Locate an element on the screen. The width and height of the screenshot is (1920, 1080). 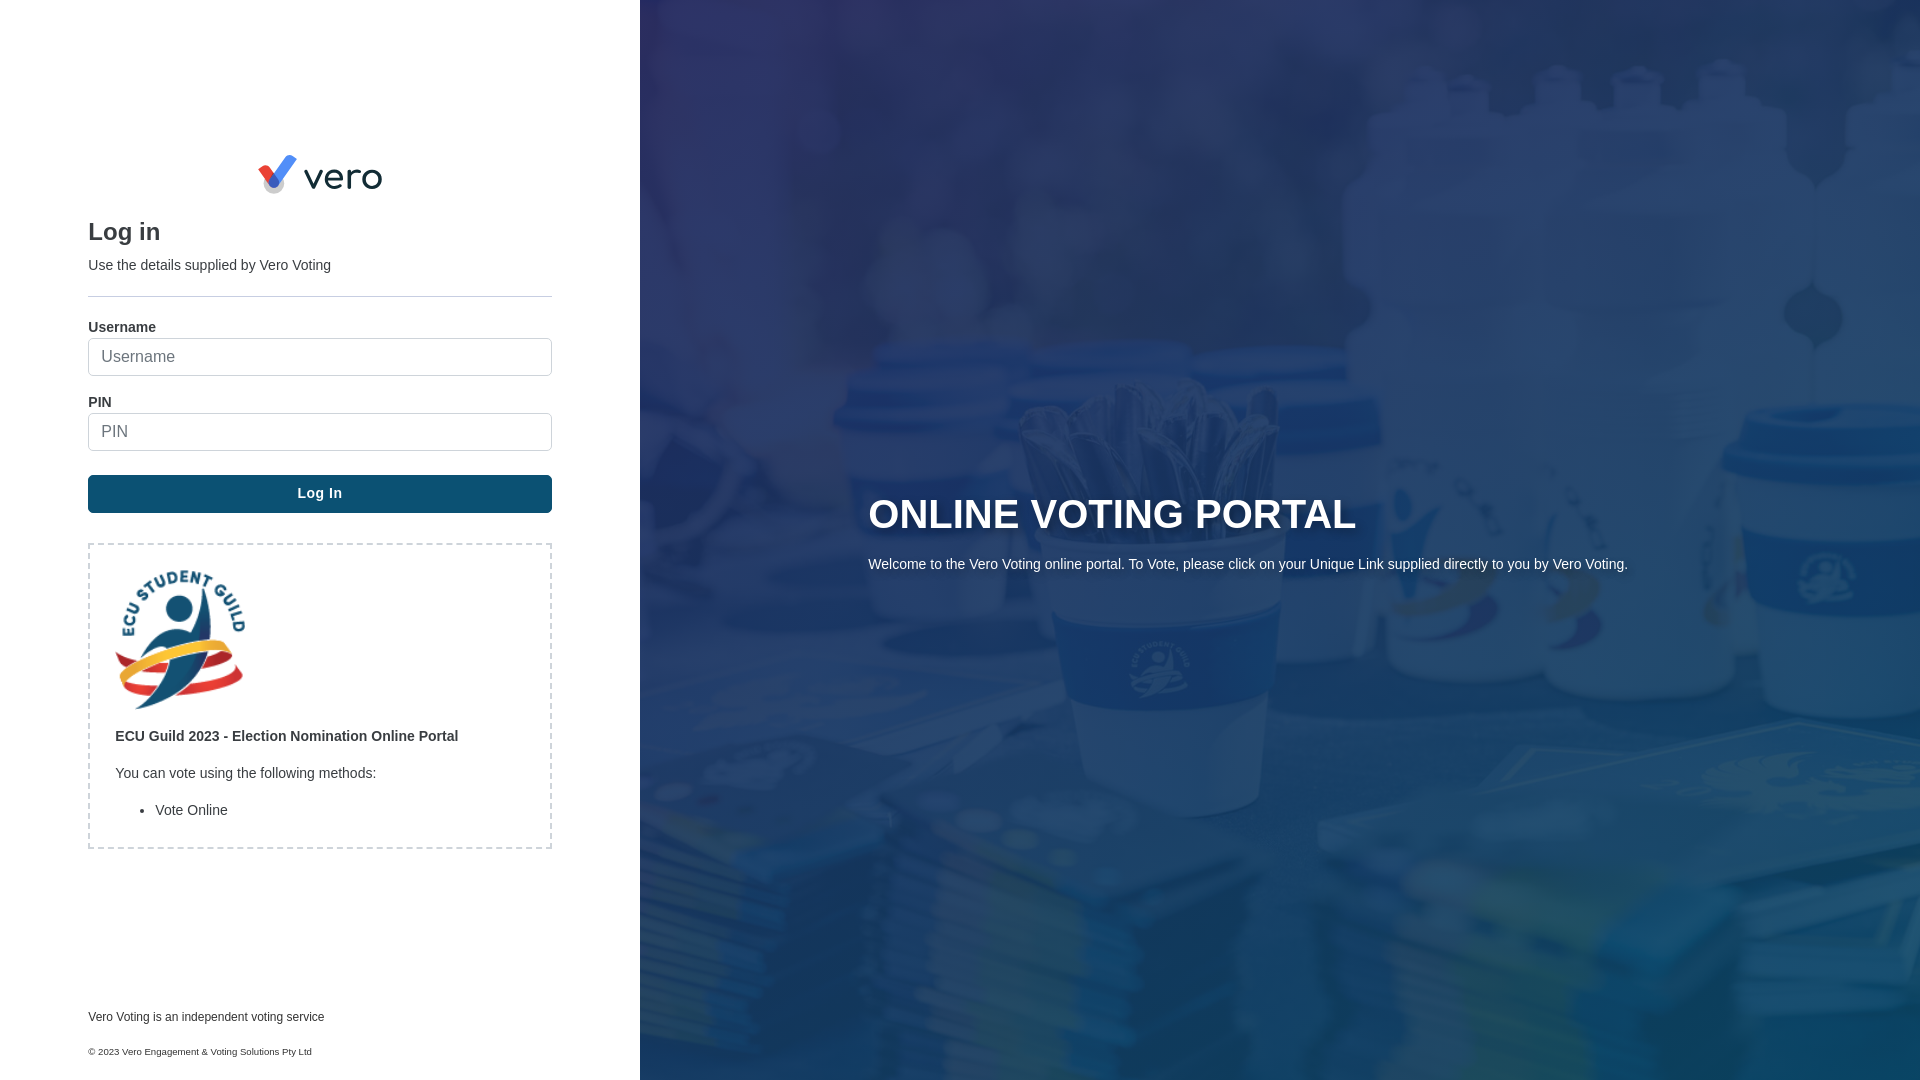
'Log In' is located at coordinates (318, 493).